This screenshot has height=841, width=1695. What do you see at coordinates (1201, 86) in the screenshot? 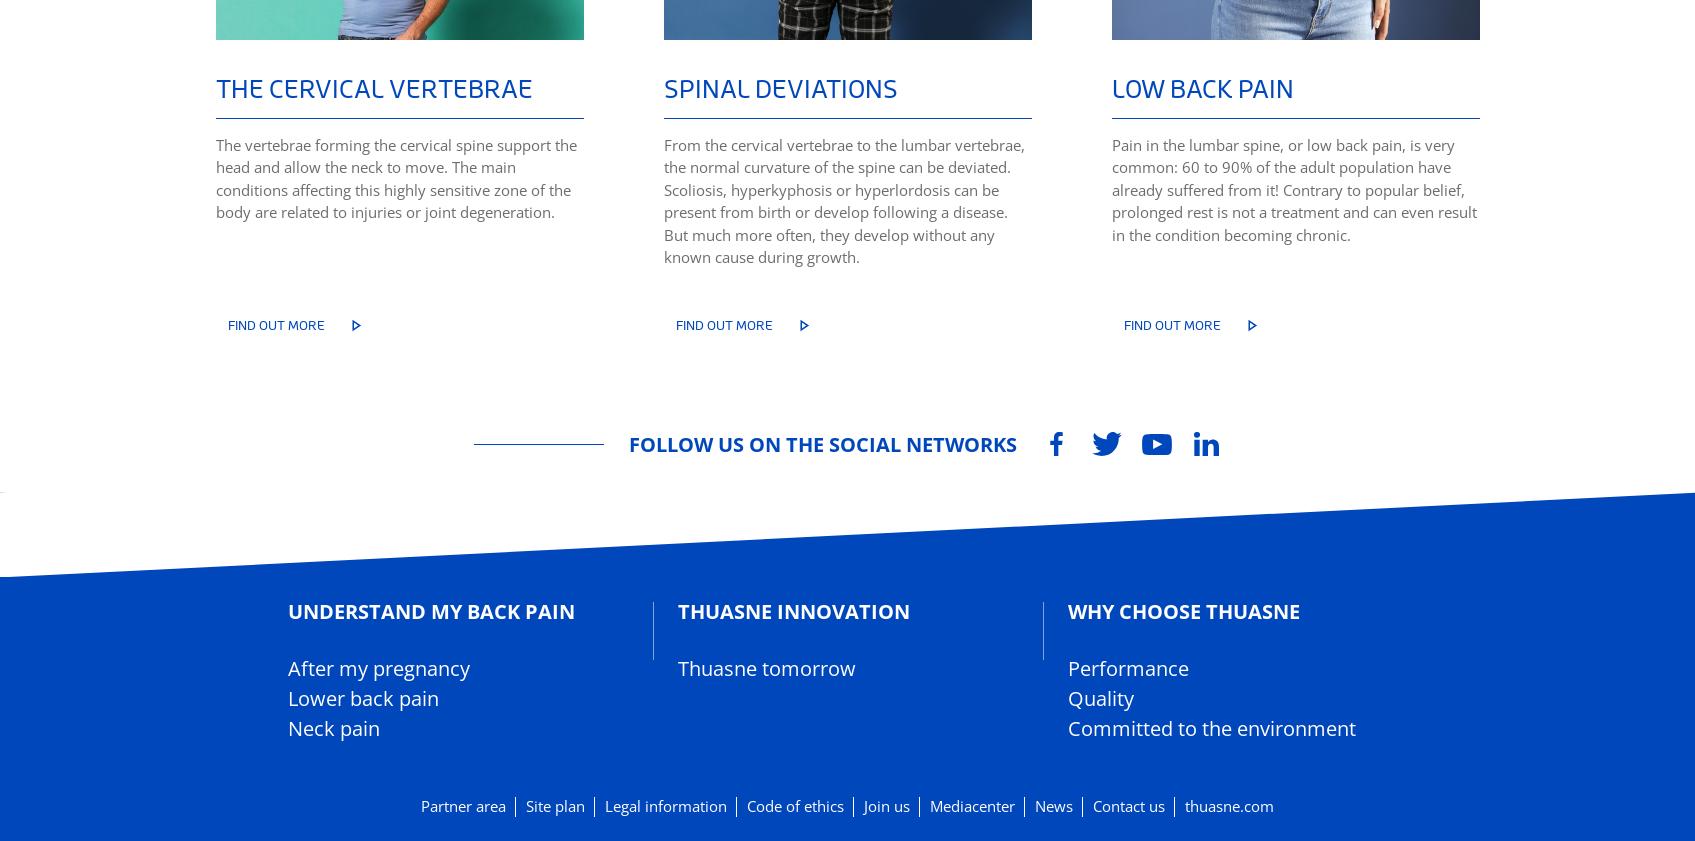
I see `'Low back pain'` at bounding box center [1201, 86].